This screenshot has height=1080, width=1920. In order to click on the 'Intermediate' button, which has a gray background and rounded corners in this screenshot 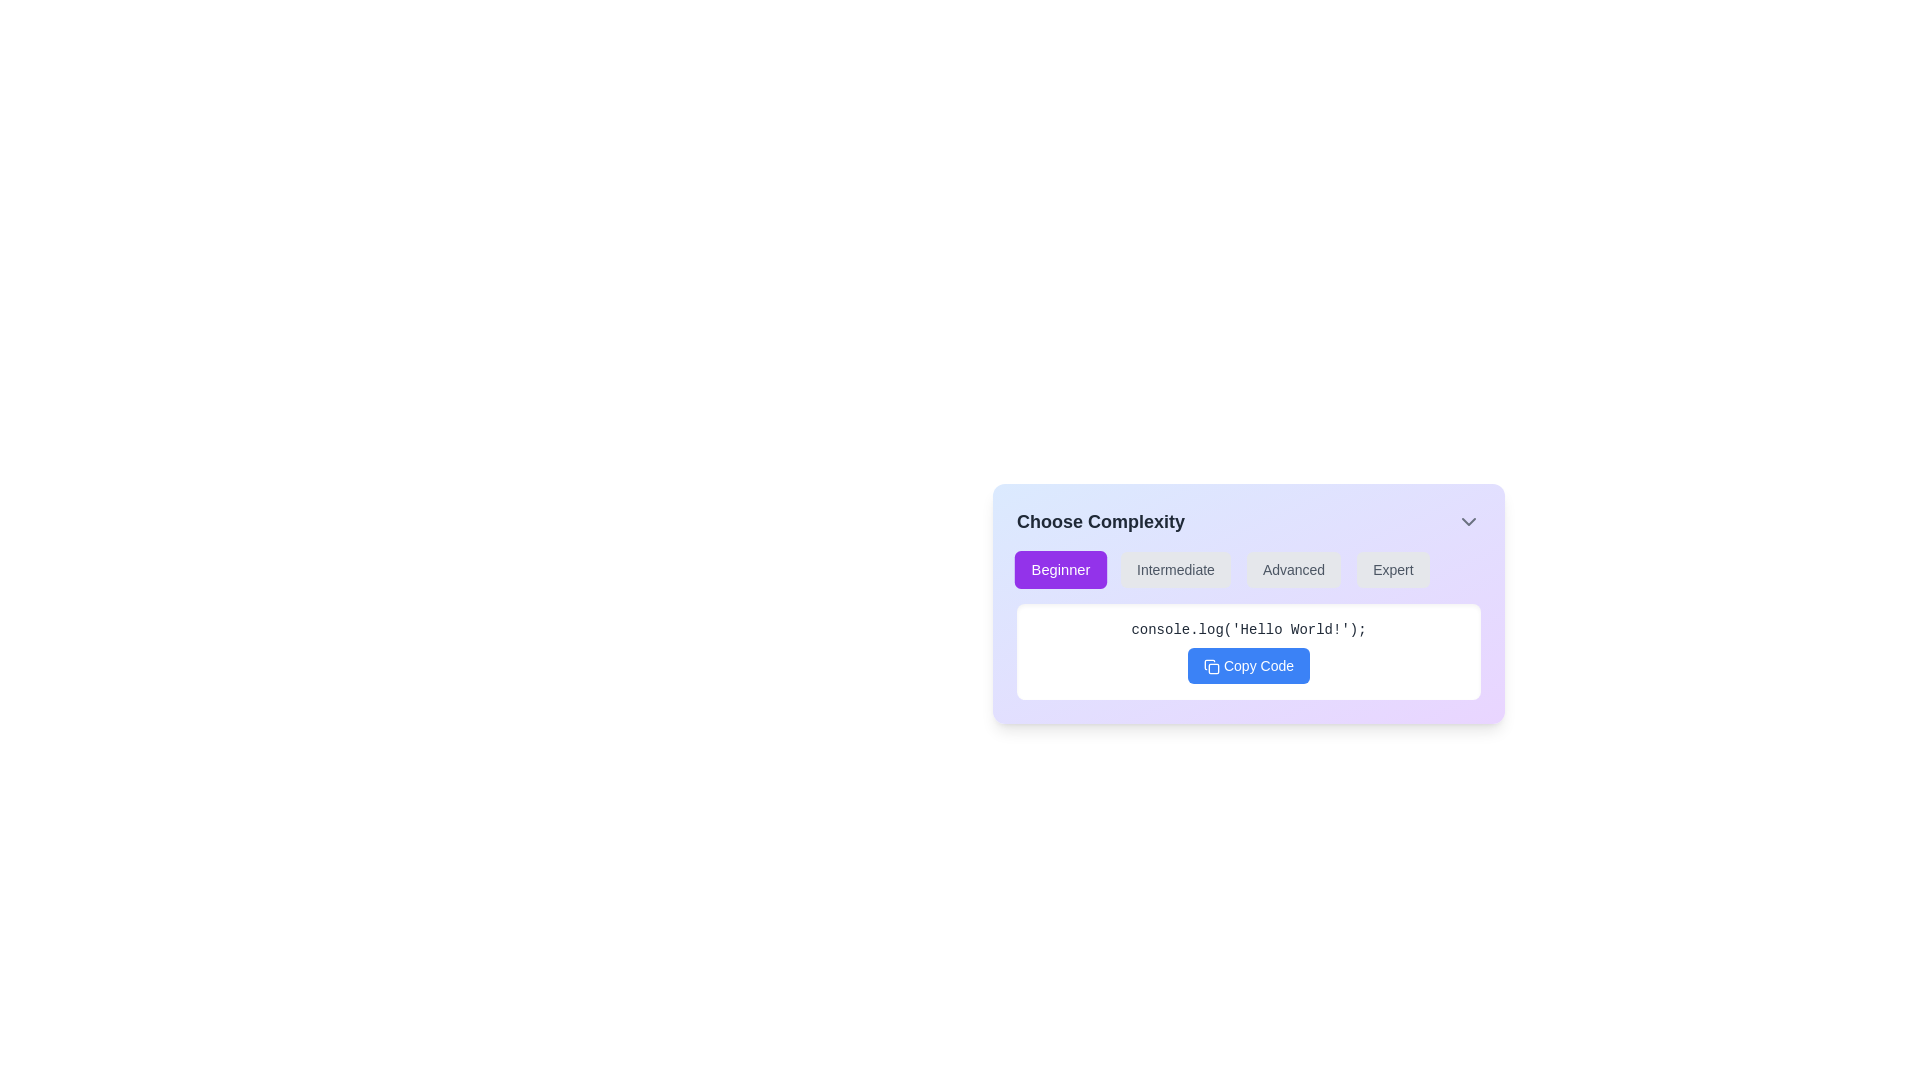, I will do `click(1176, 570)`.